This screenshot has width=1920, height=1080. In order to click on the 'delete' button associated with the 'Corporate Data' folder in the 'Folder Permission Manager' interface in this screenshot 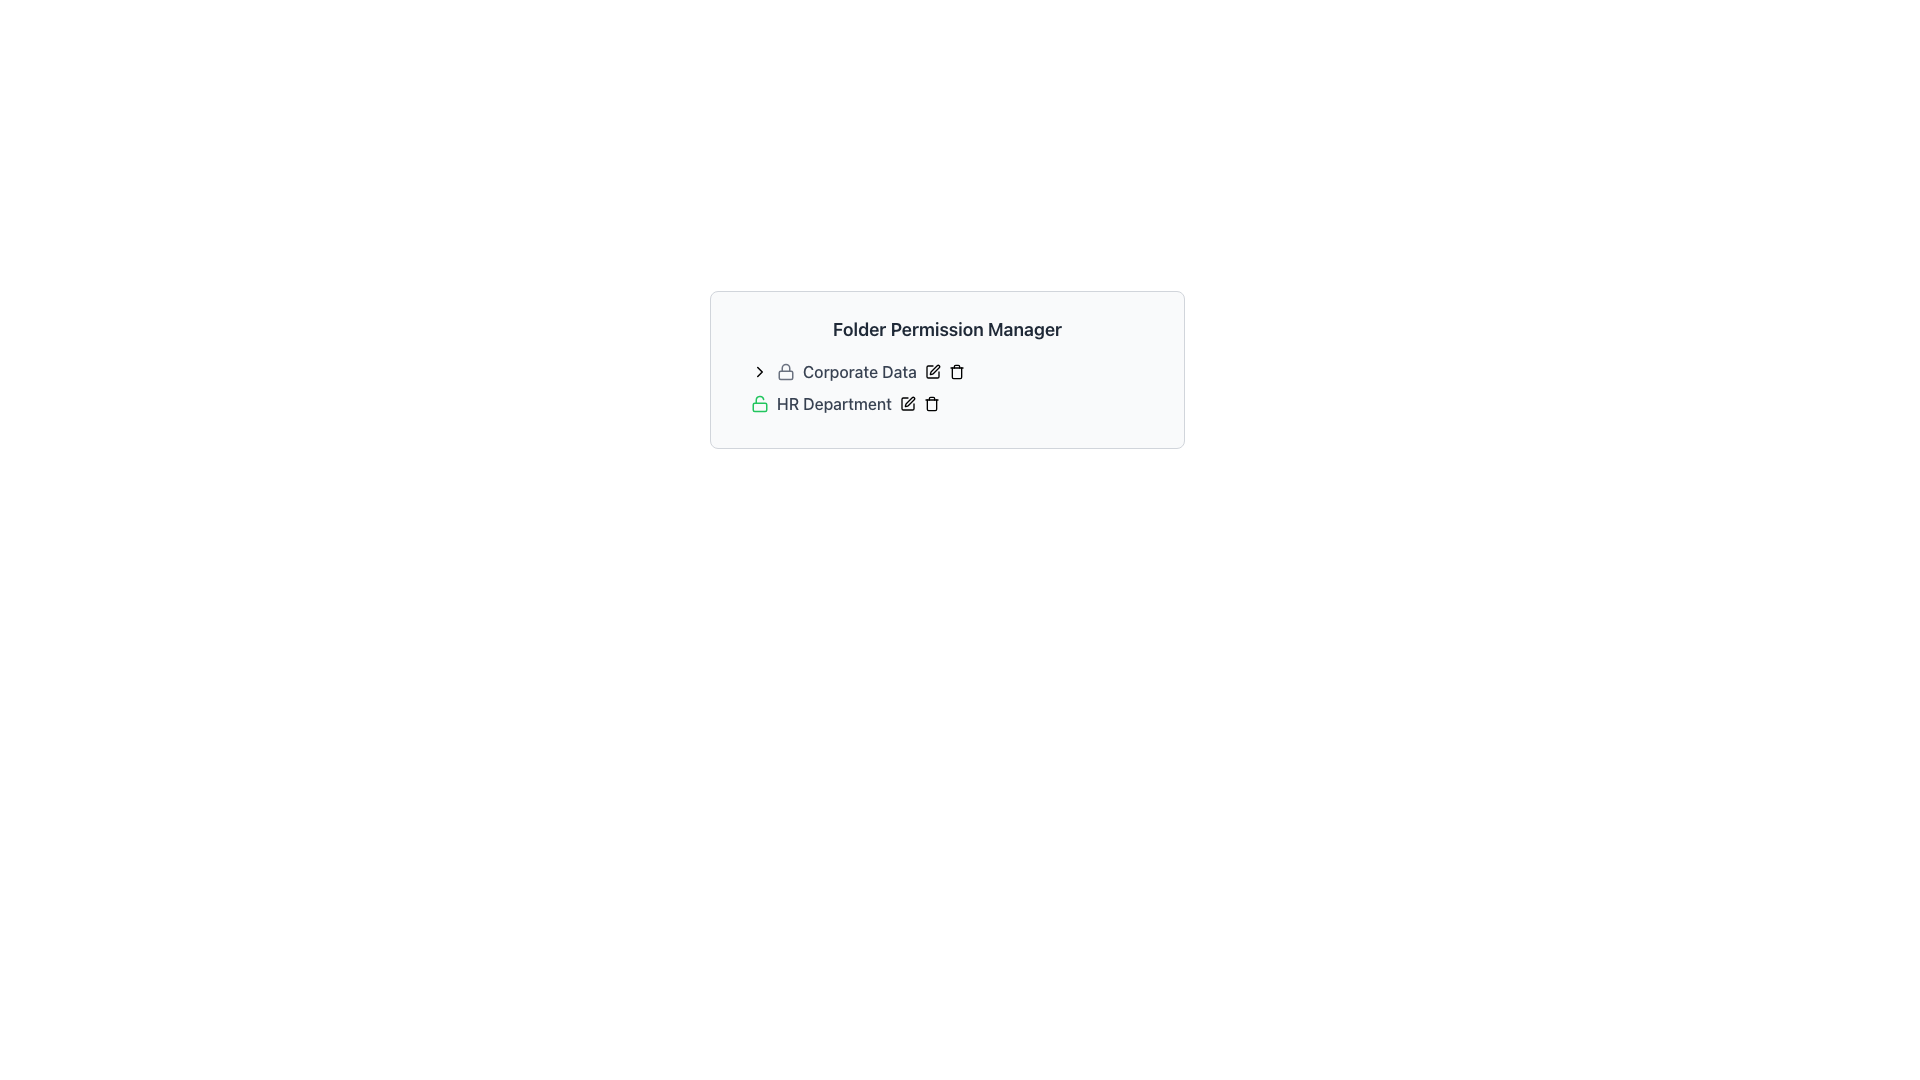, I will do `click(955, 371)`.